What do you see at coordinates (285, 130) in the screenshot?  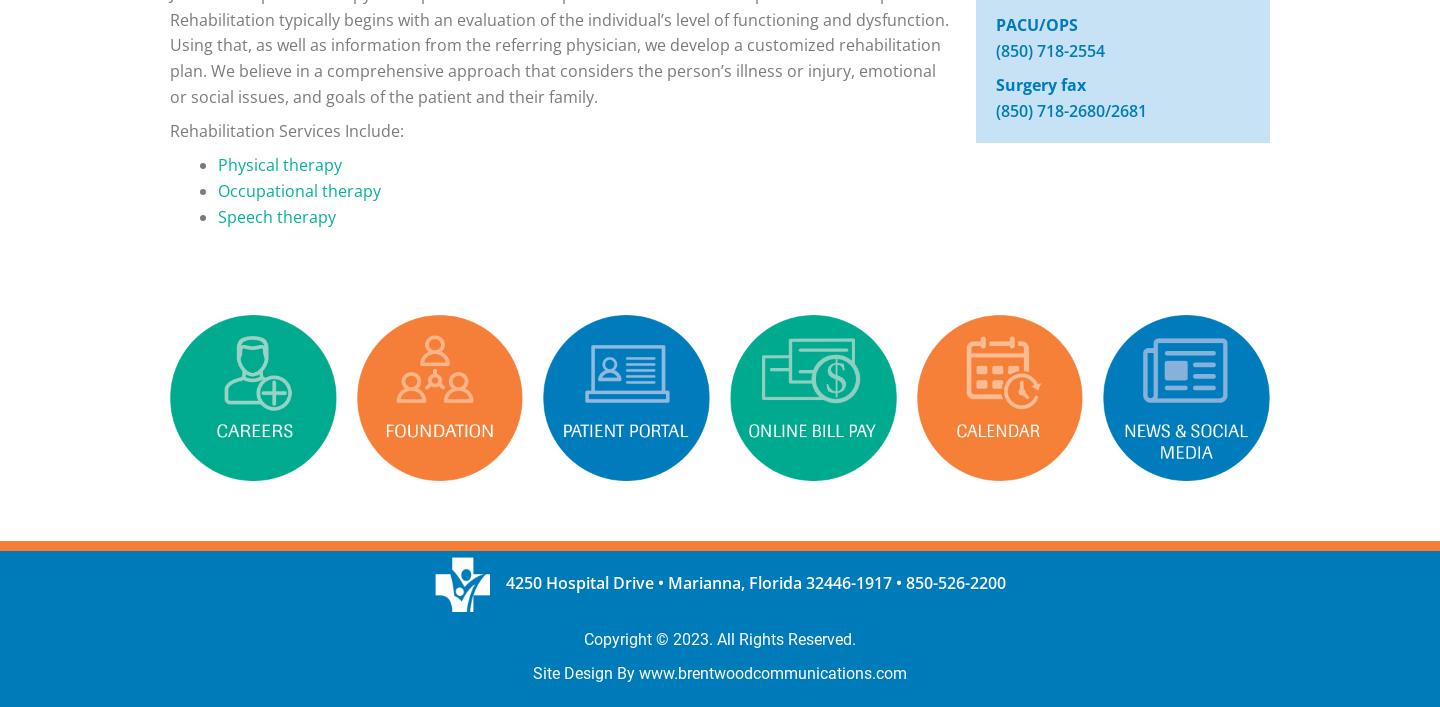 I see `'Rehabilitation Services Include:'` at bounding box center [285, 130].